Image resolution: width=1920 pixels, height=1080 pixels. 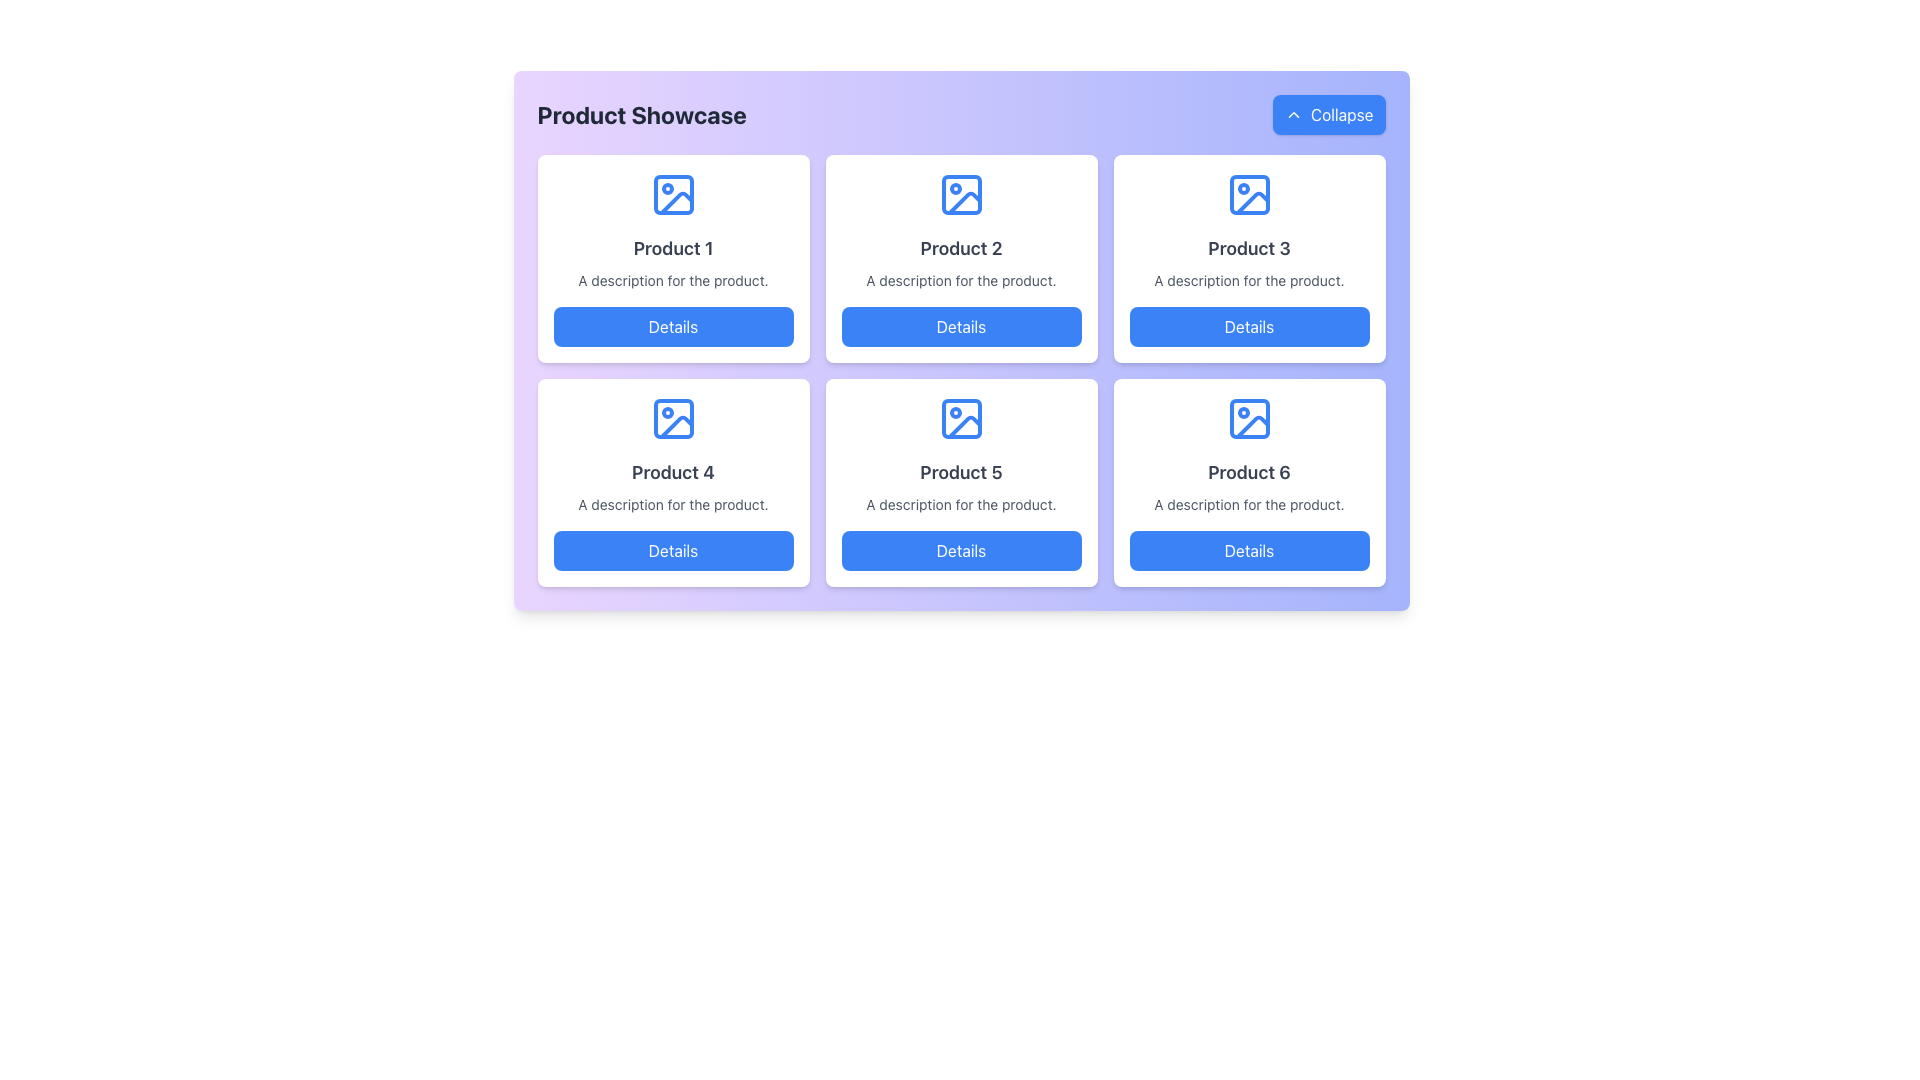 I want to click on the static text label that reads 'A description for the product.' located below the title 'Product 6' and above the blue 'Details' button, so click(x=1248, y=504).